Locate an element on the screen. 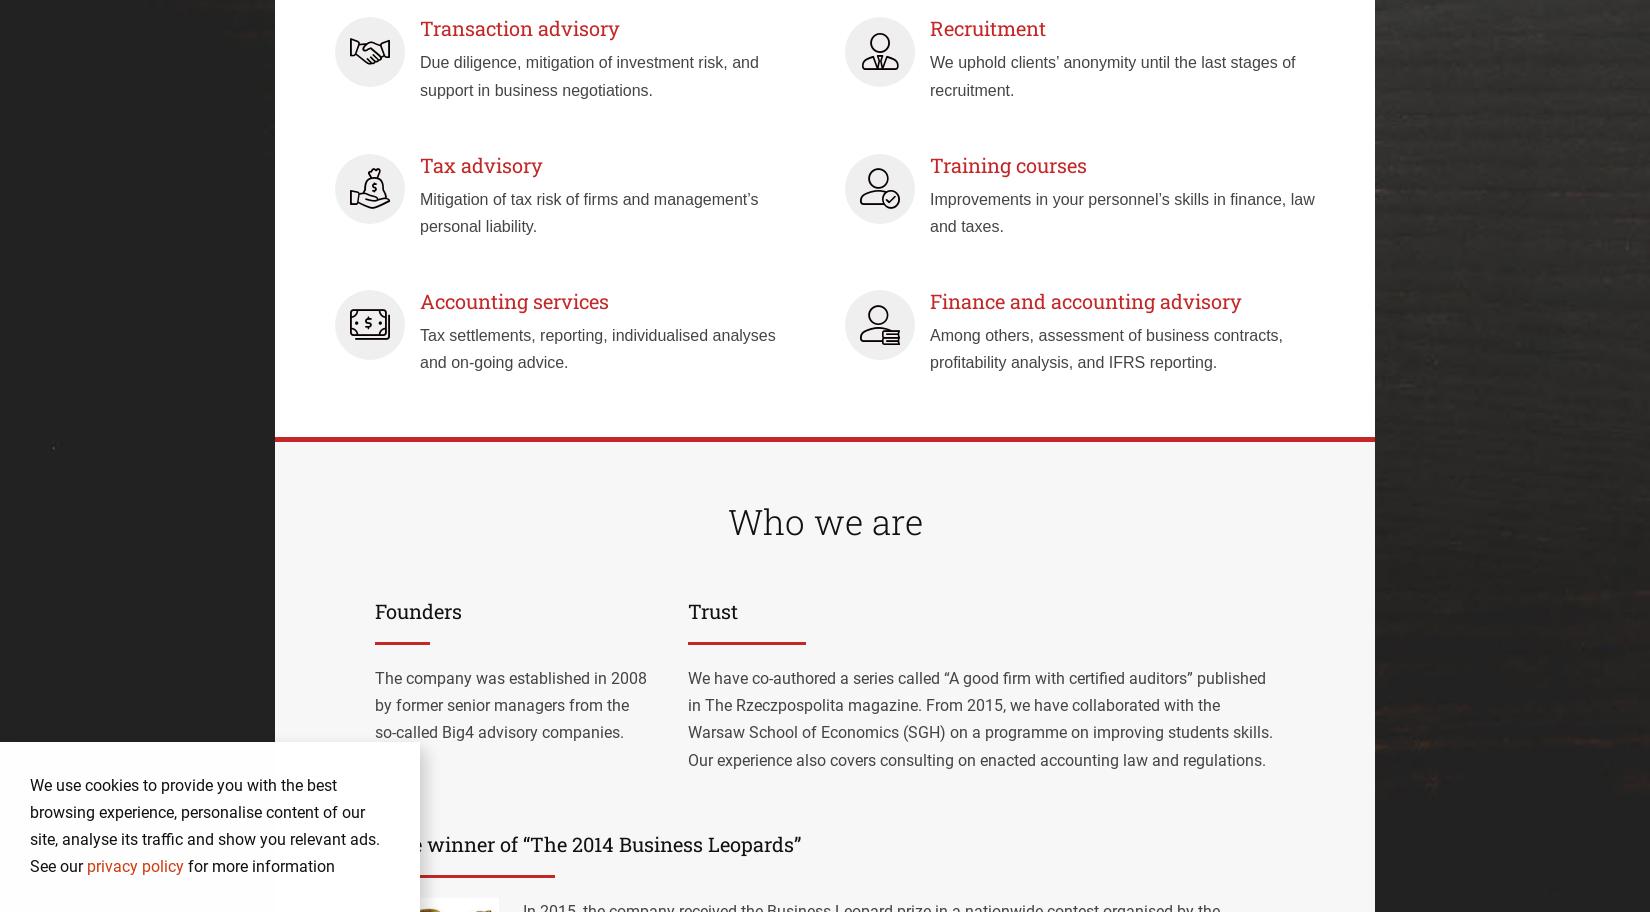 The width and height of the screenshot is (1650, 912). 'Who we are' is located at coordinates (823, 519).